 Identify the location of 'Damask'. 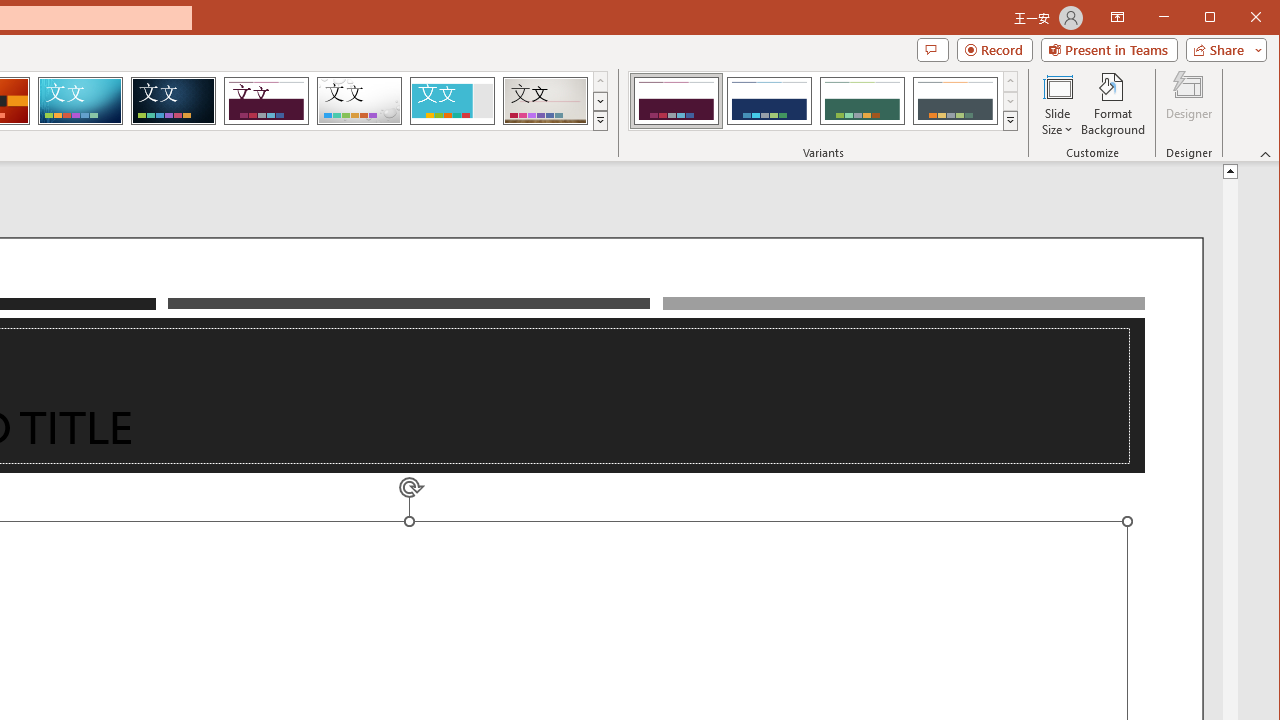
(173, 100).